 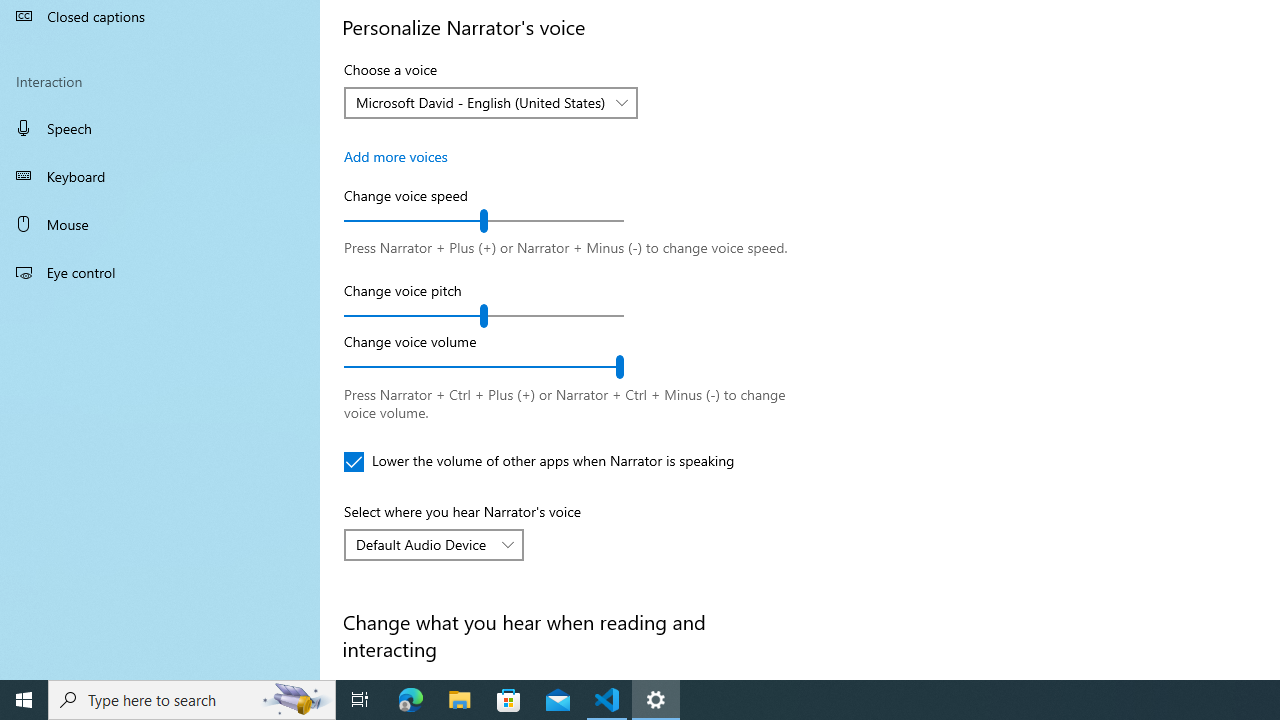 What do you see at coordinates (396, 155) in the screenshot?
I see `'Add more voices'` at bounding box center [396, 155].